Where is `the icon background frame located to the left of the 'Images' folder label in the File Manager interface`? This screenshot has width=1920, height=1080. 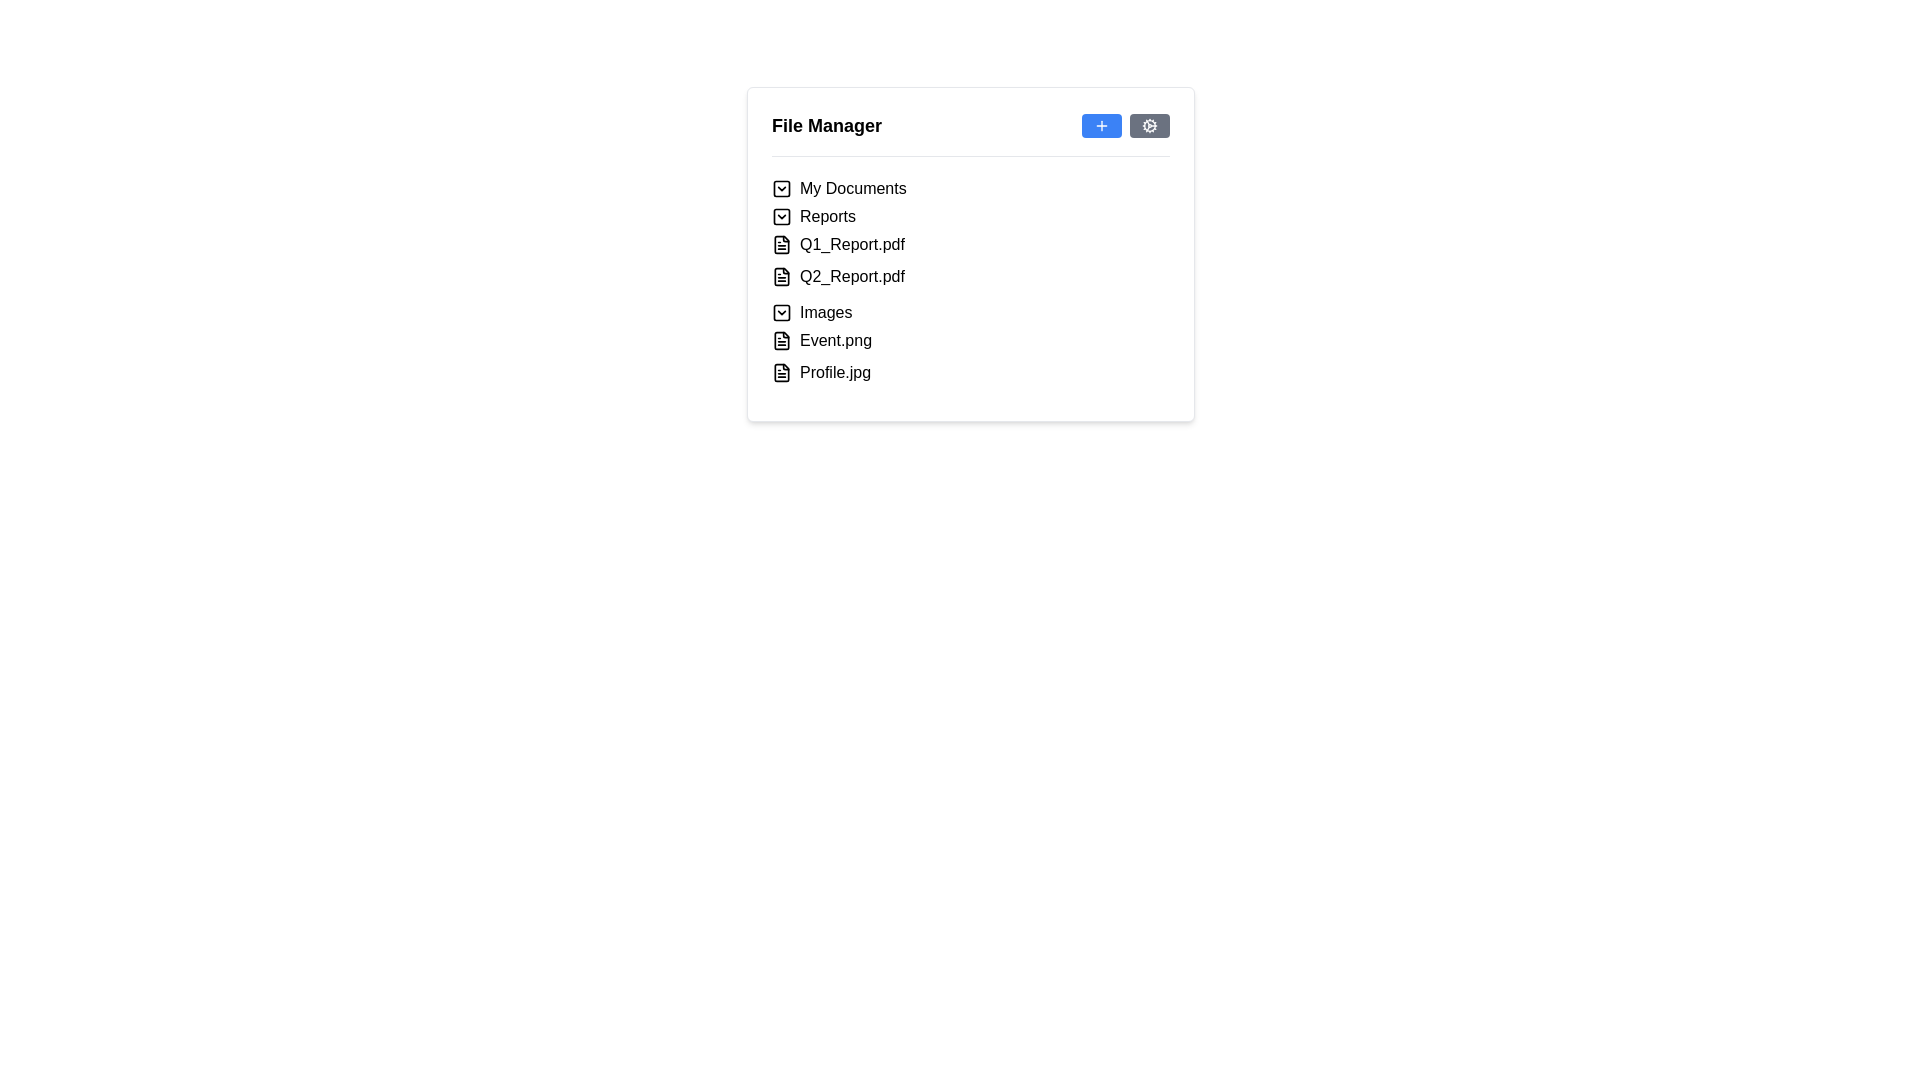 the icon background frame located to the left of the 'Images' folder label in the File Manager interface is located at coordinates (781, 312).